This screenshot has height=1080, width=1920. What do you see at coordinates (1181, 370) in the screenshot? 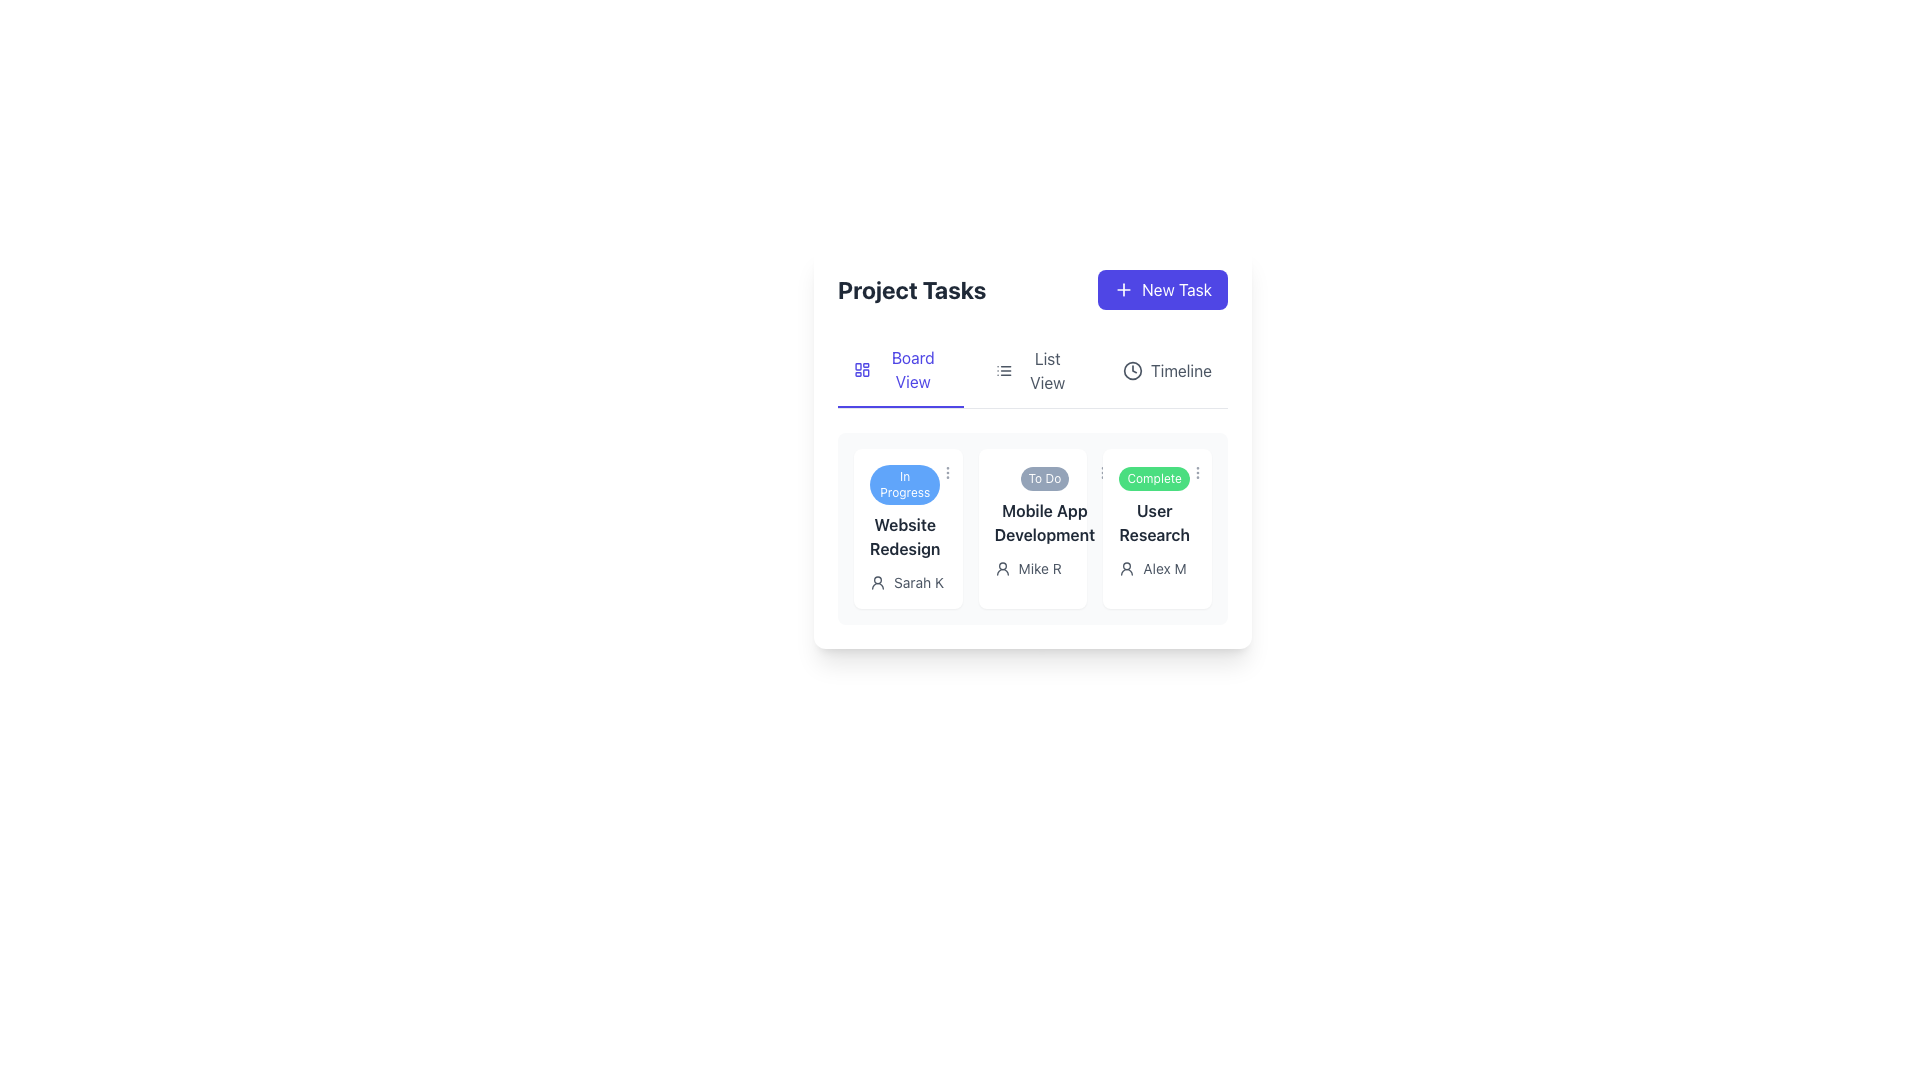
I see `the 'Timeline' text label, which is displayed in a clear sans-serif font and is located to the right of a clock icon` at bounding box center [1181, 370].